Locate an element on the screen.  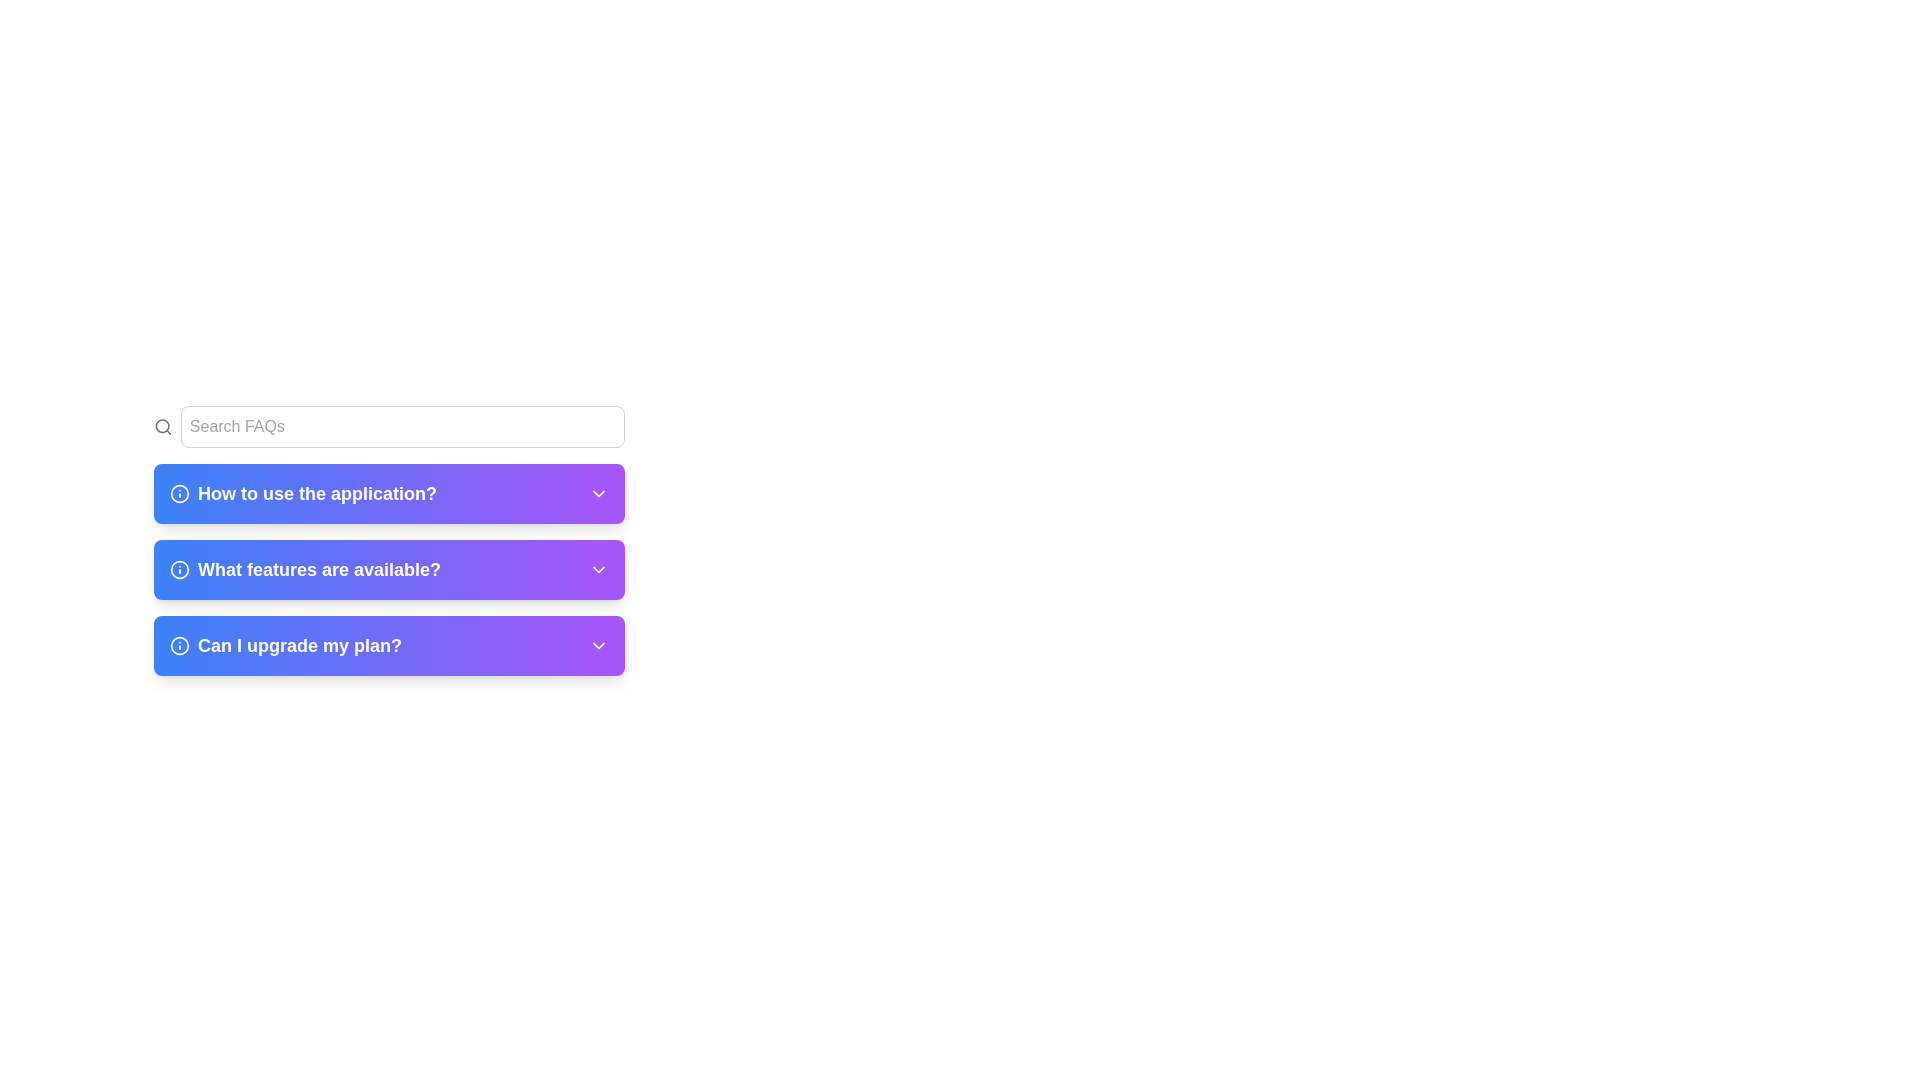
the FAQ entry title text is located at coordinates (302, 493).